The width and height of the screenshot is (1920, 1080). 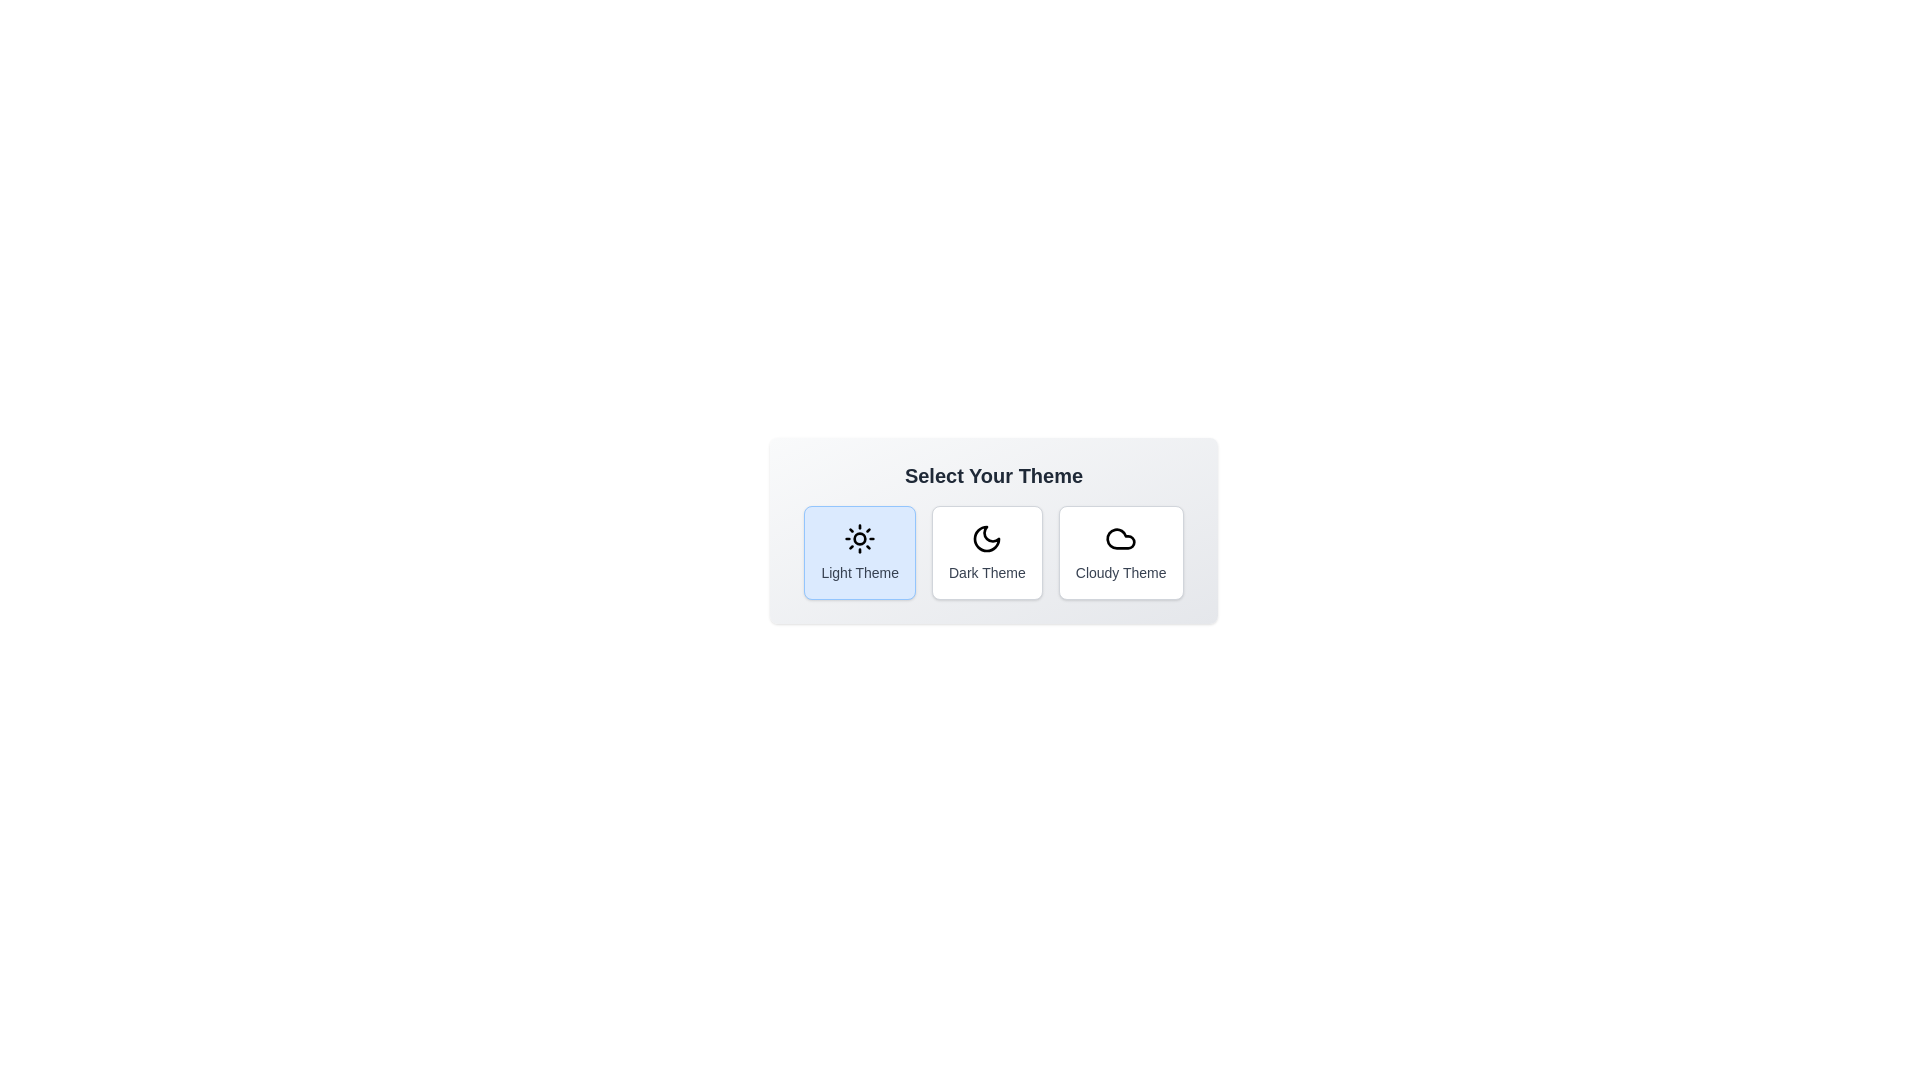 I want to click on the instructional Text label located centrally at the top of the theme selection options, which provides guidance about the themes below, so click(x=993, y=475).